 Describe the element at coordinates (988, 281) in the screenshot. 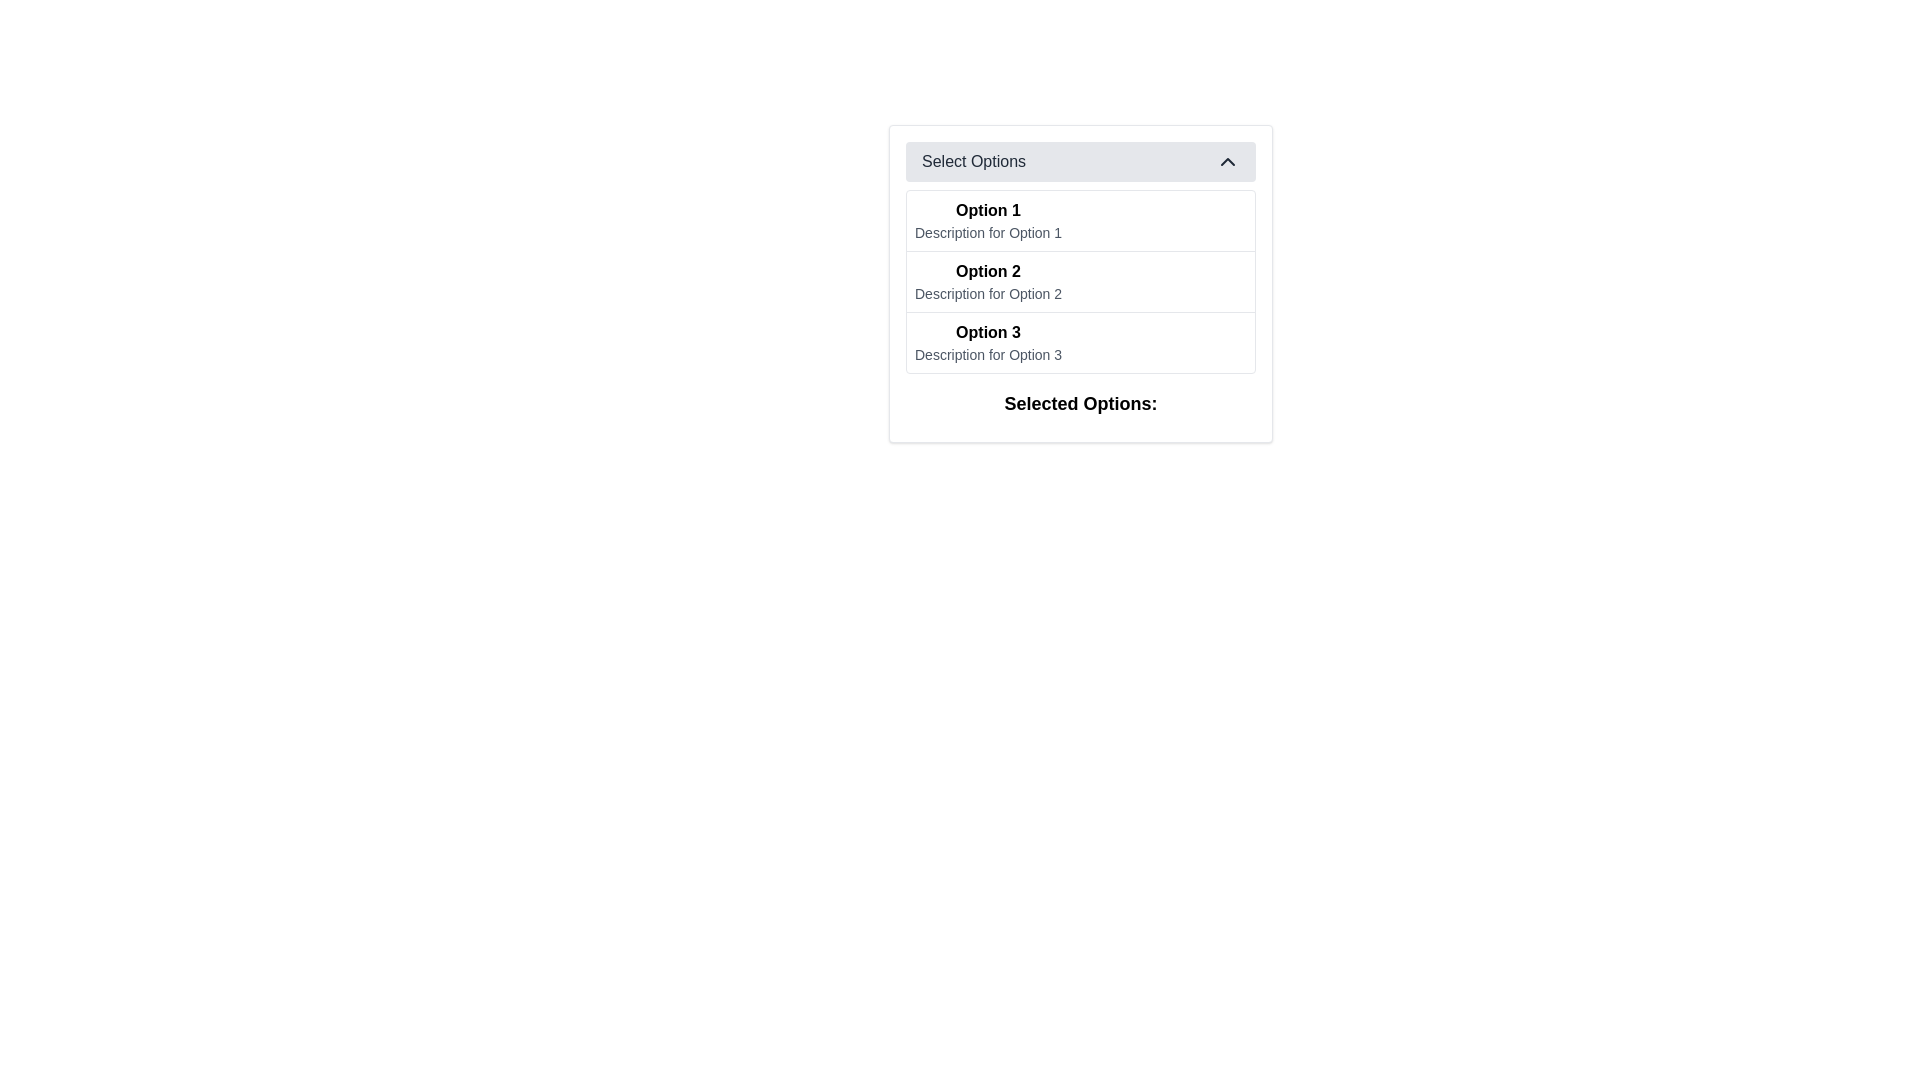

I see `the clickable menu option 'Option 2' within the dropdown` at that location.